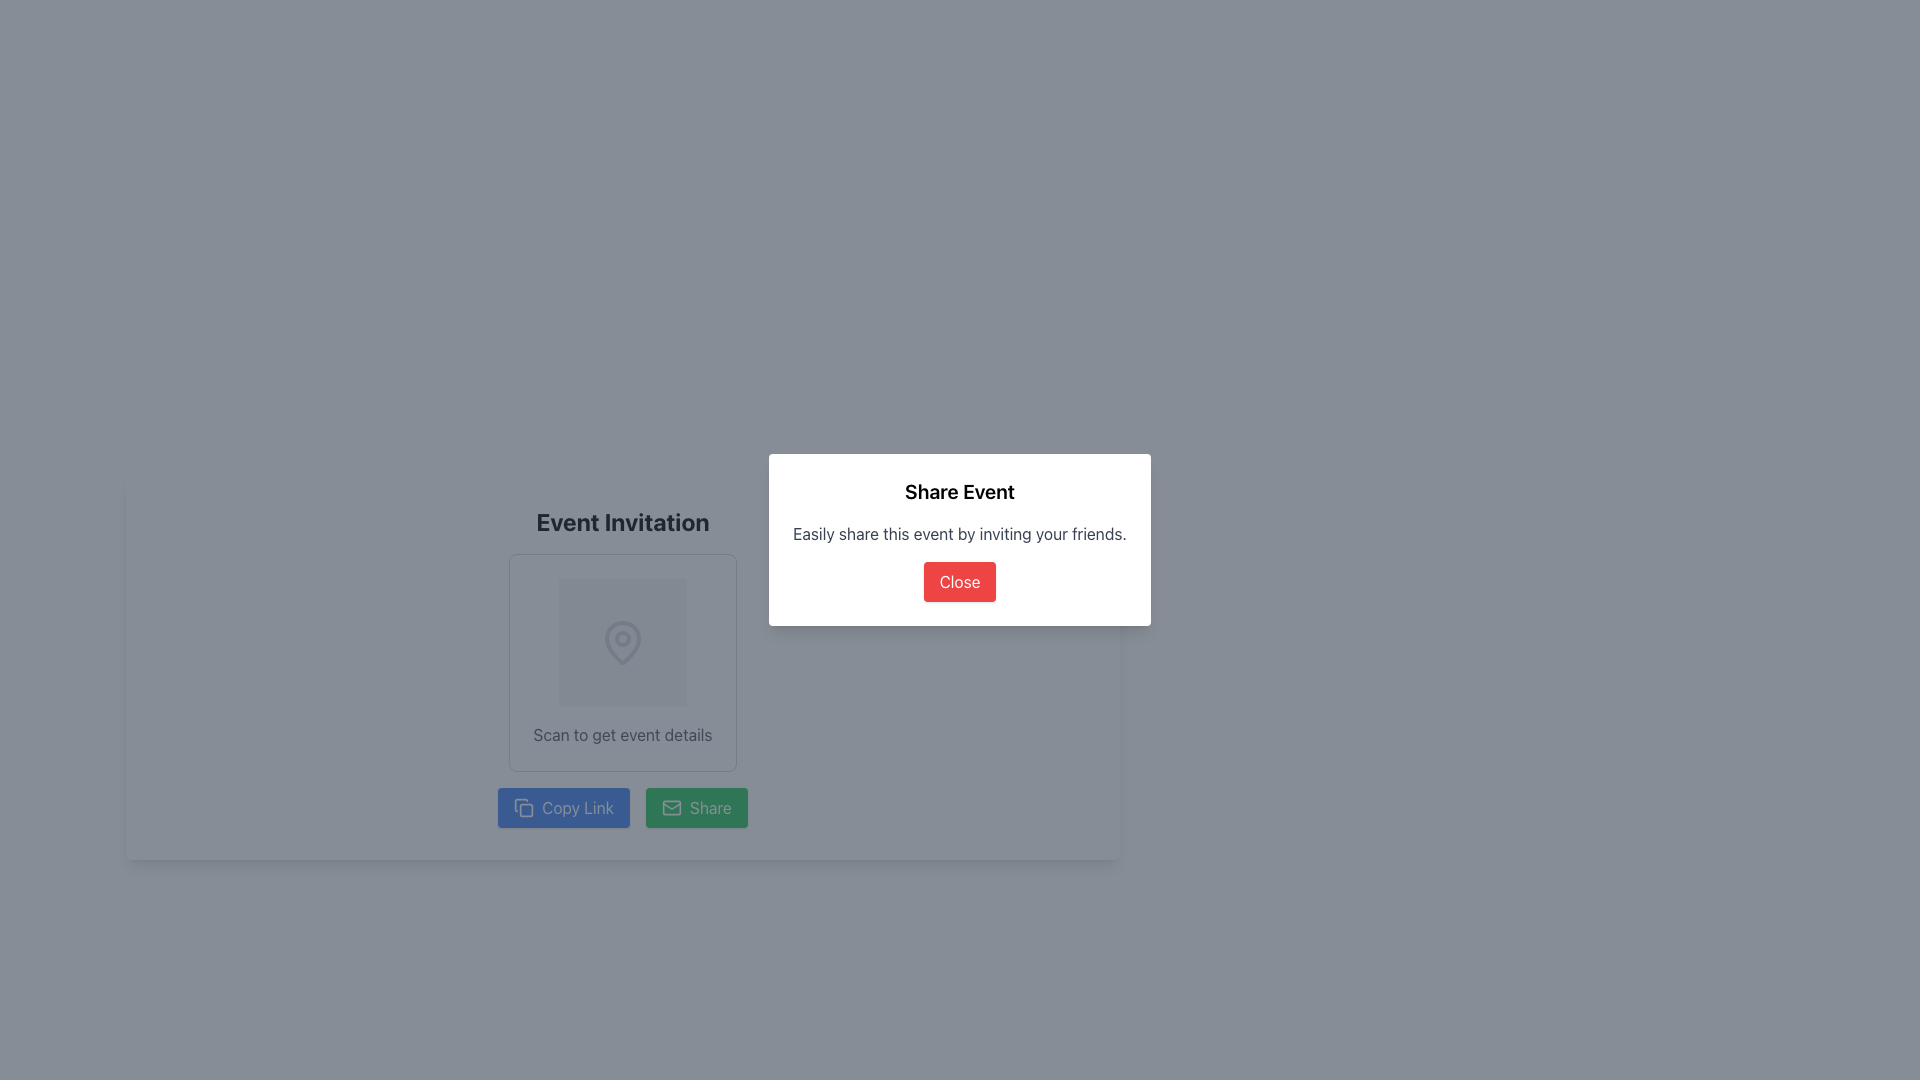  What do you see at coordinates (524, 806) in the screenshot?
I see `the small square icon resembling two overlapping rectangles with a blue background, located to the left of the 'Copy Link' text on the blue button at the bottom center of the left card` at bounding box center [524, 806].